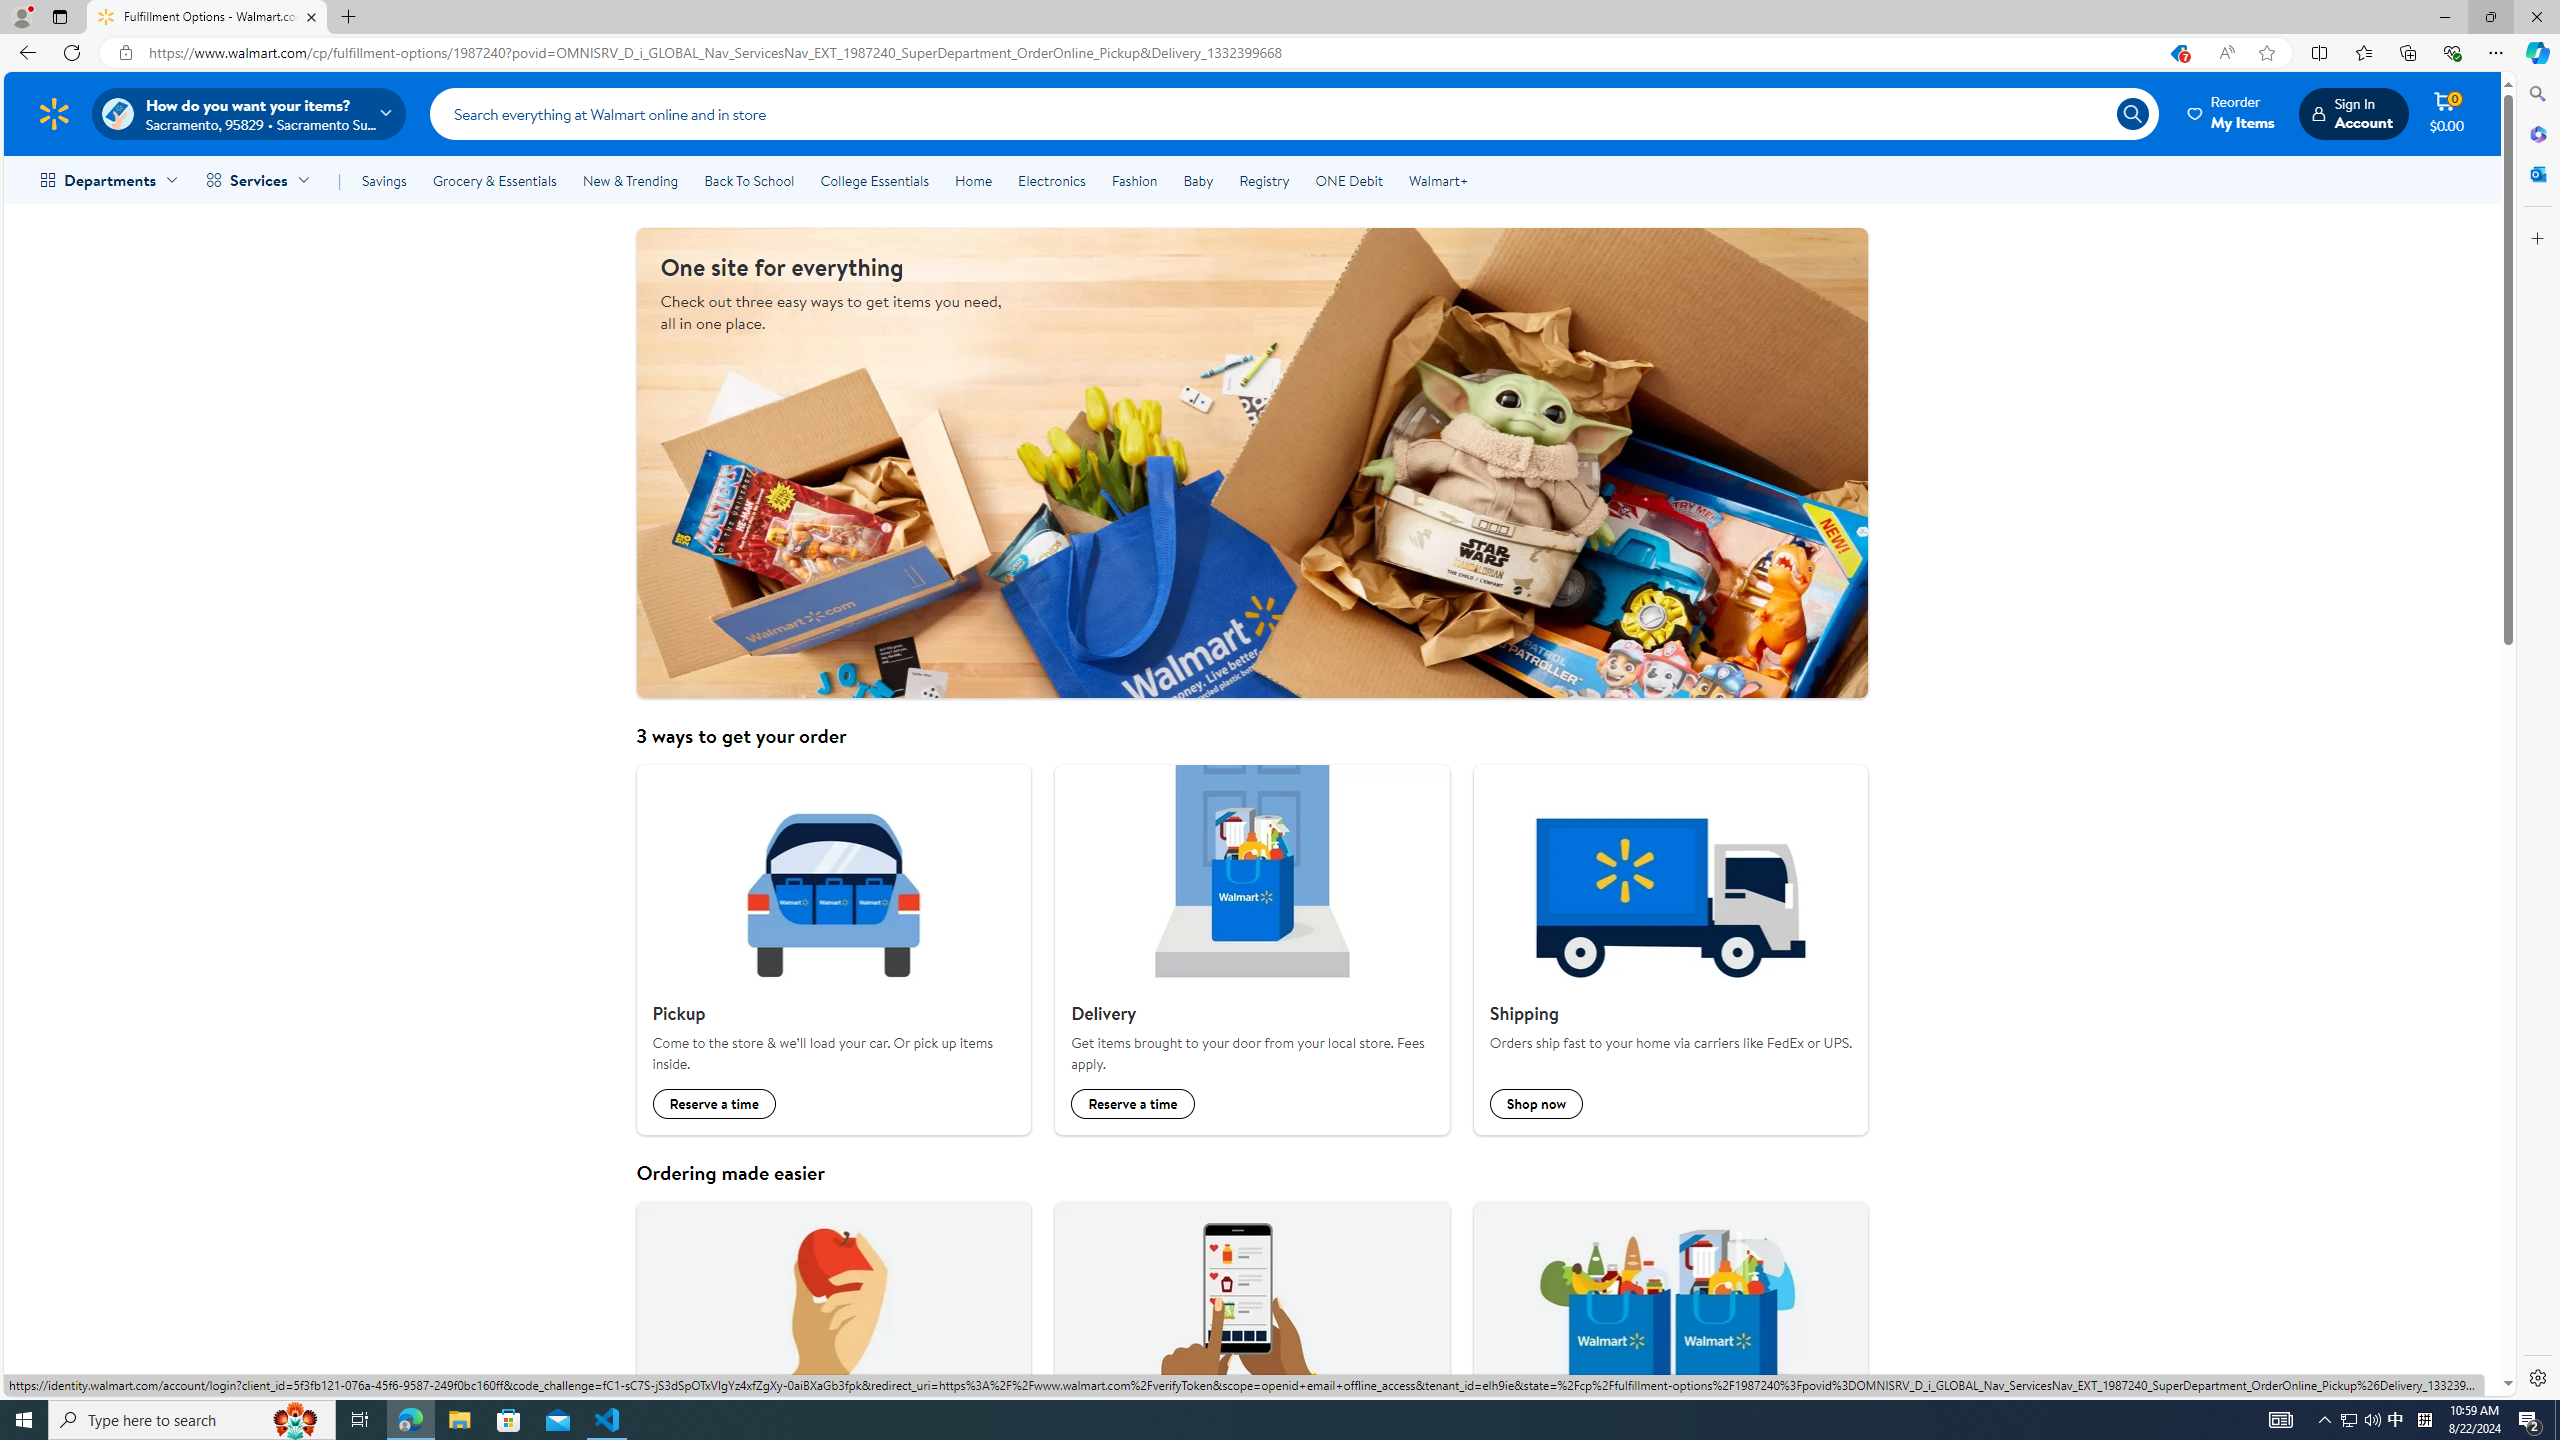 The image size is (2560, 1440). Describe the element at coordinates (1349, 180) in the screenshot. I see `'ONE Debit'` at that location.